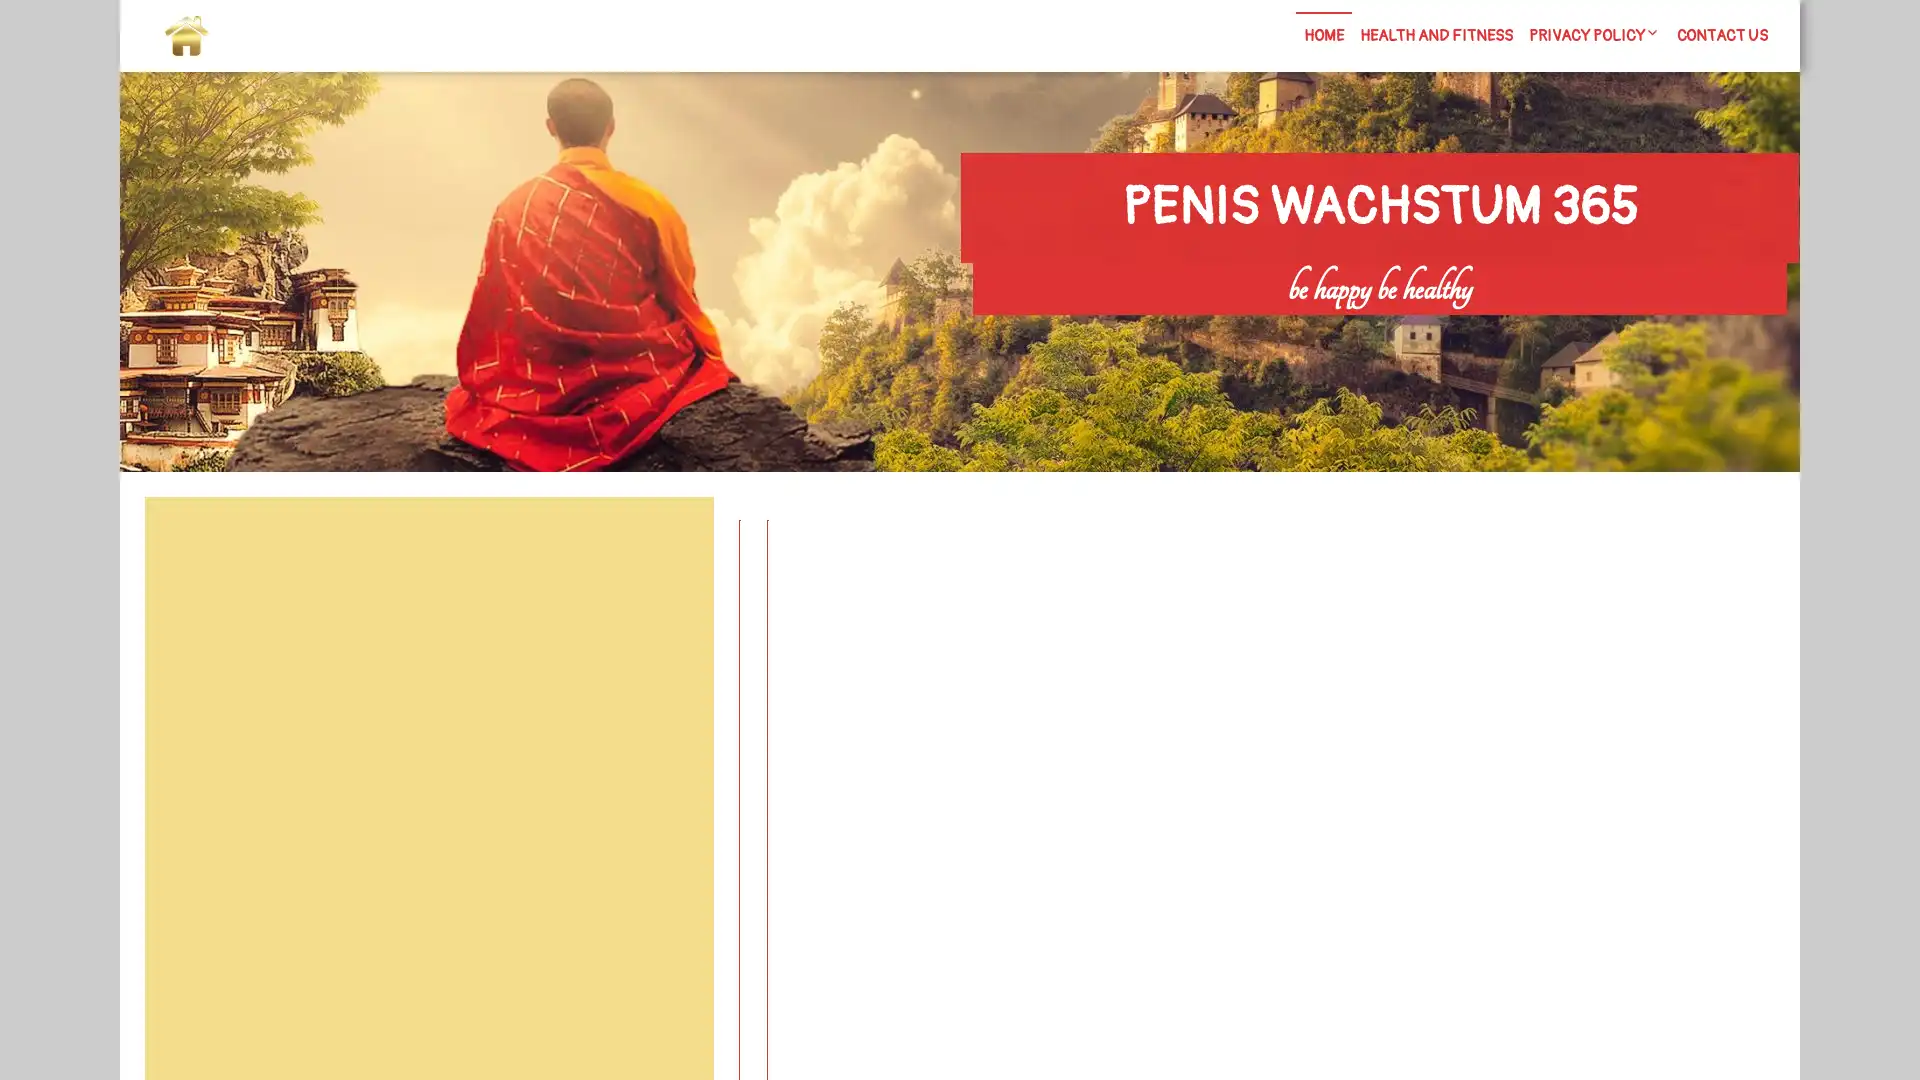 This screenshot has height=1080, width=1920. I want to click on Search, so click(667, 545).